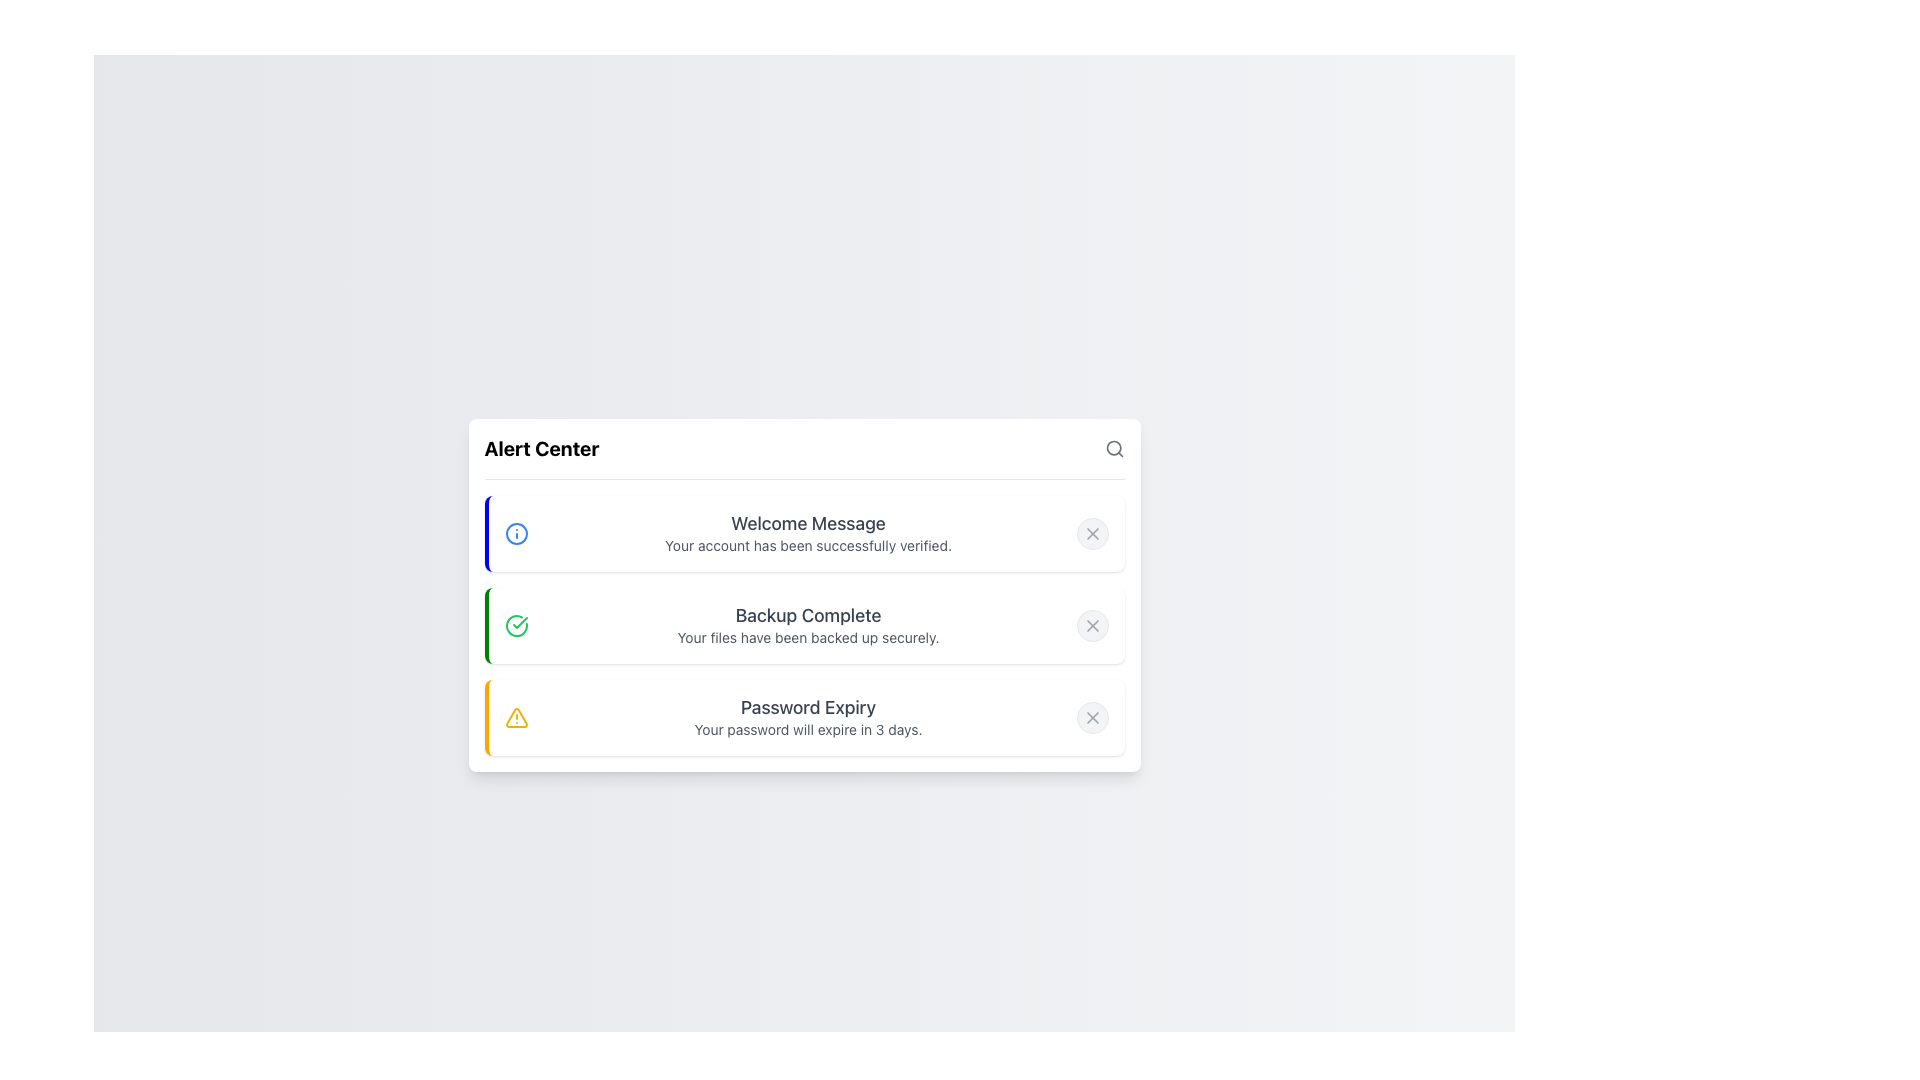  I want to click on the small 'X' icon button used for closing or dismissing the dialog located in the first row labeled 'Welcome Message' under the 'Alert Center', positioned to the far right adjacent to the 'Welcome Message' text, so click(1091, 532).